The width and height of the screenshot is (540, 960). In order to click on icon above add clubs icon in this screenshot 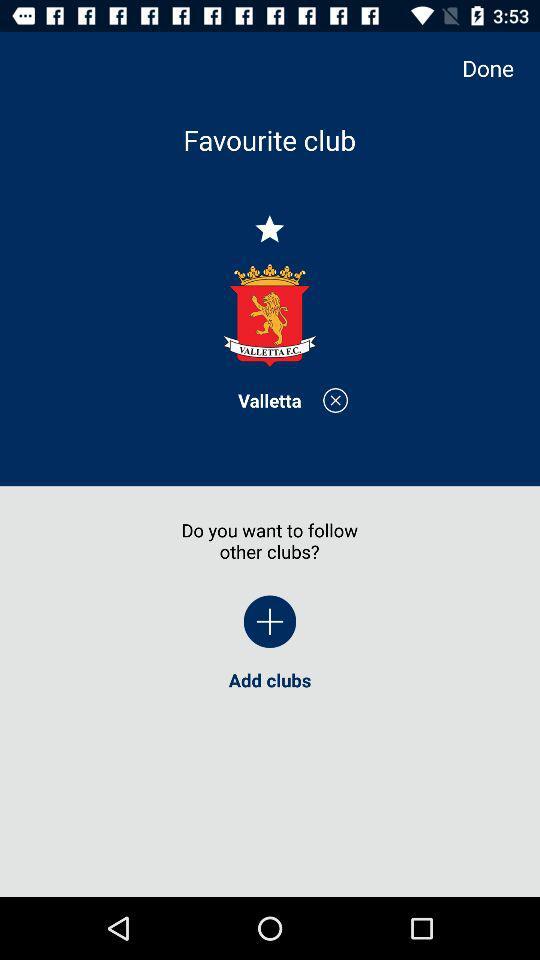, I will do `click(496, 68)`.